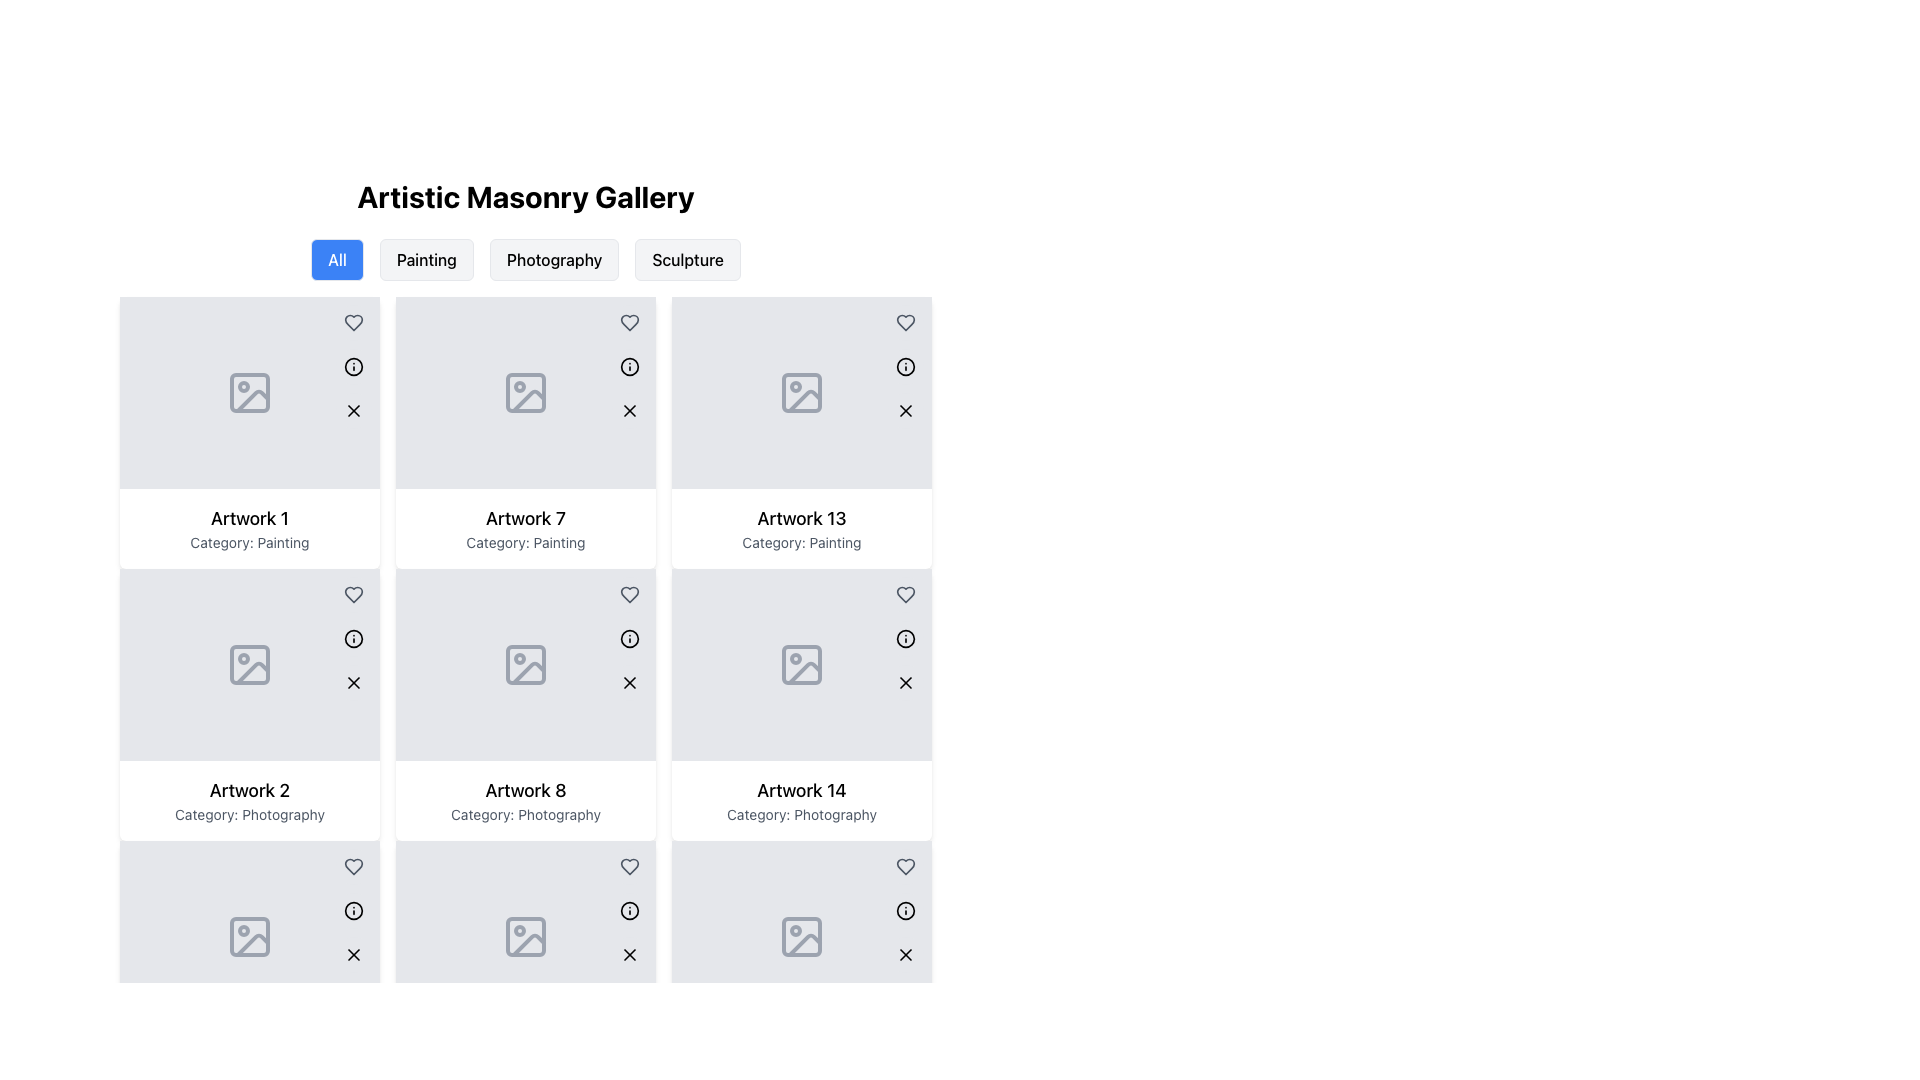 The height and width of the screenshot is (1080, 1920). What do you see at coordinates (905, 639) in the screenshot?
I see `the small circular button with an 'info' icon, which is positioned between the 'heart' button and the 'cross' button in the vertical stack for 'Artwork 14'` at bounding box center [905, 639].